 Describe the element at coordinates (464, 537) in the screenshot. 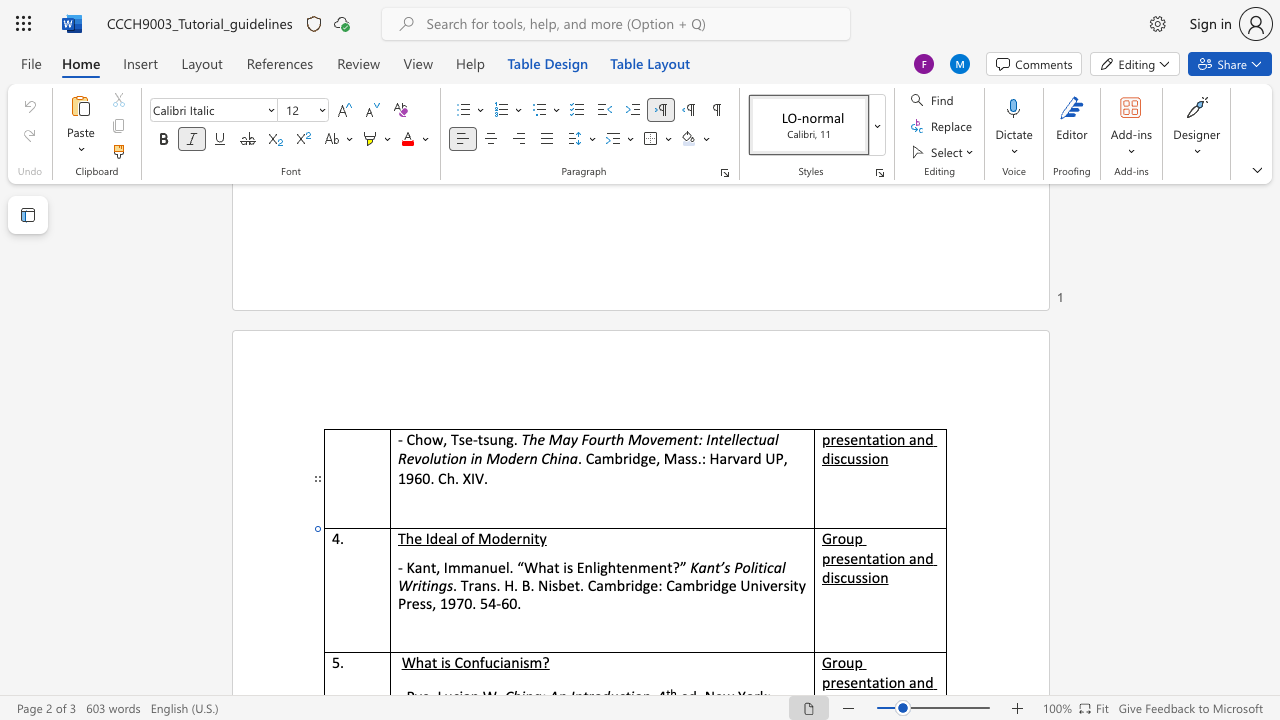

I see `the 1th character "o" in the text` at that location.